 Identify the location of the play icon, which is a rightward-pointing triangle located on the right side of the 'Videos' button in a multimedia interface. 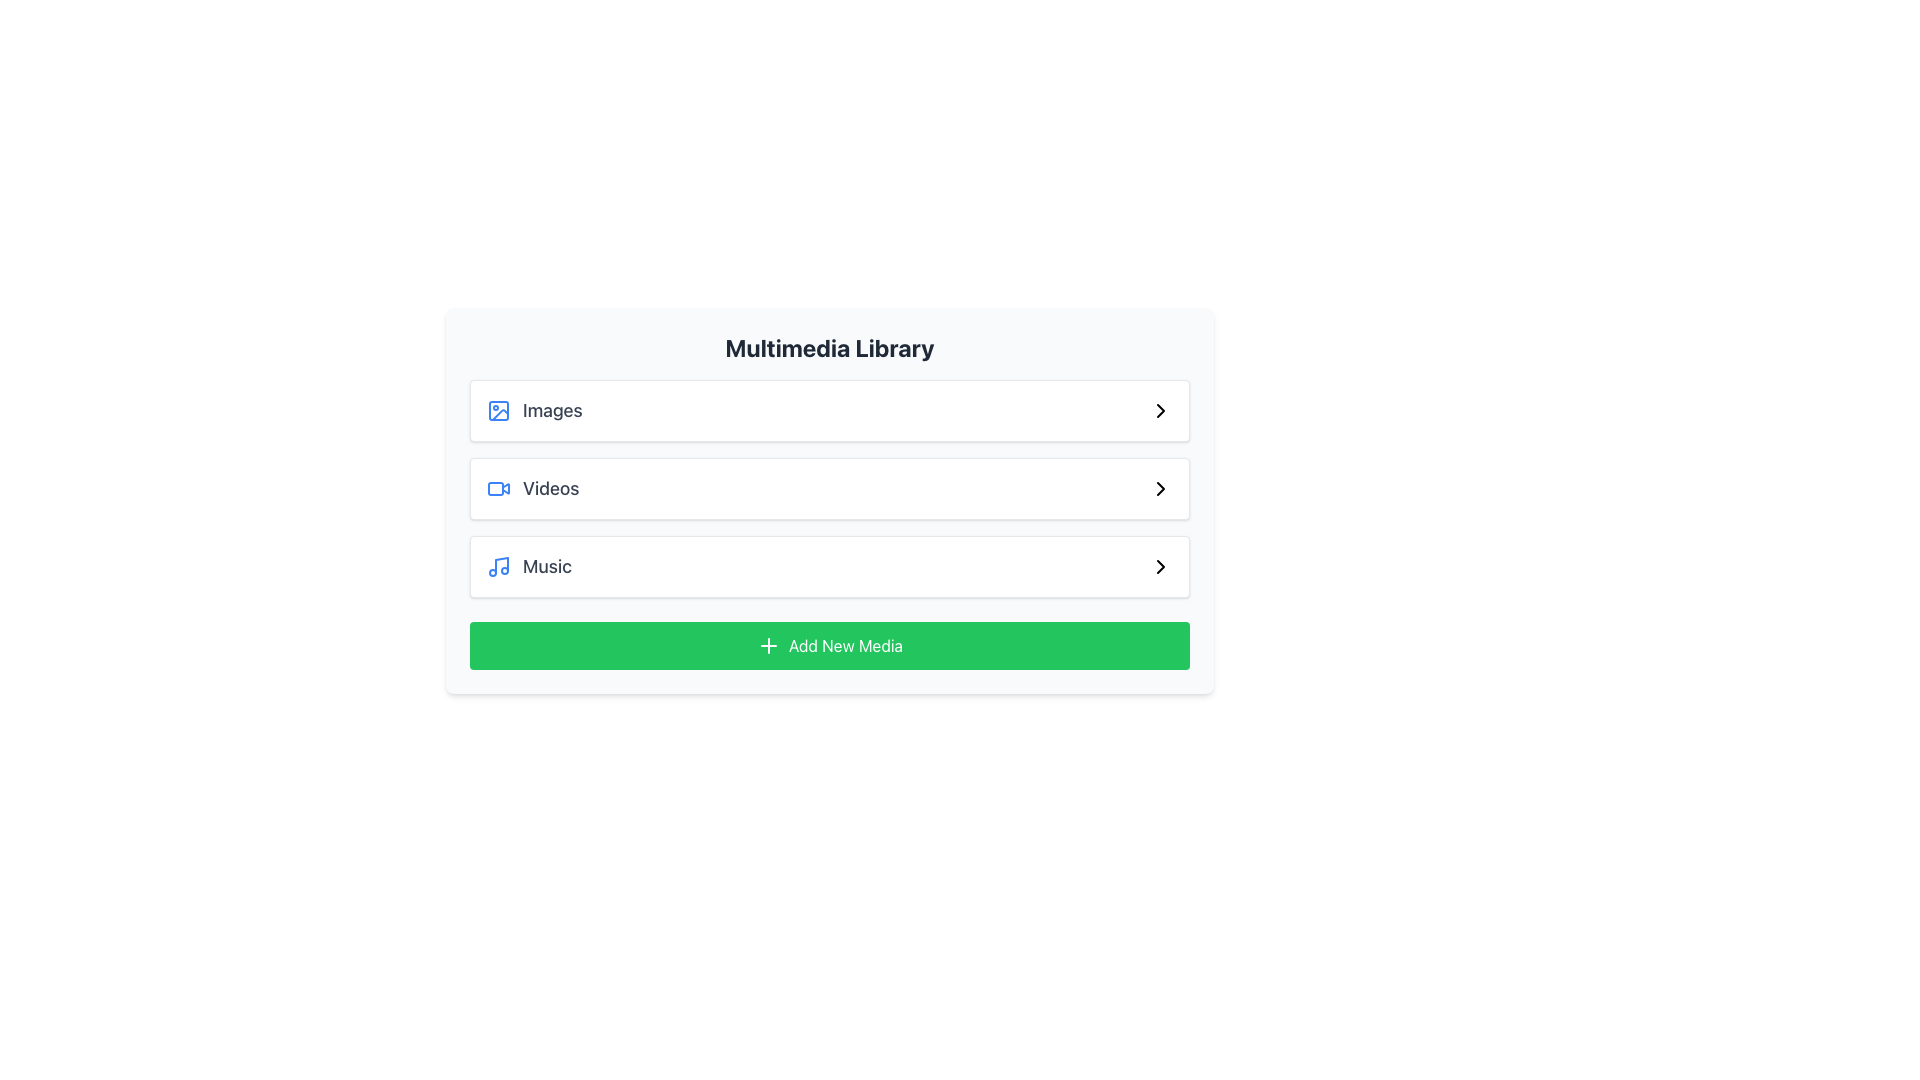
(505, 488).